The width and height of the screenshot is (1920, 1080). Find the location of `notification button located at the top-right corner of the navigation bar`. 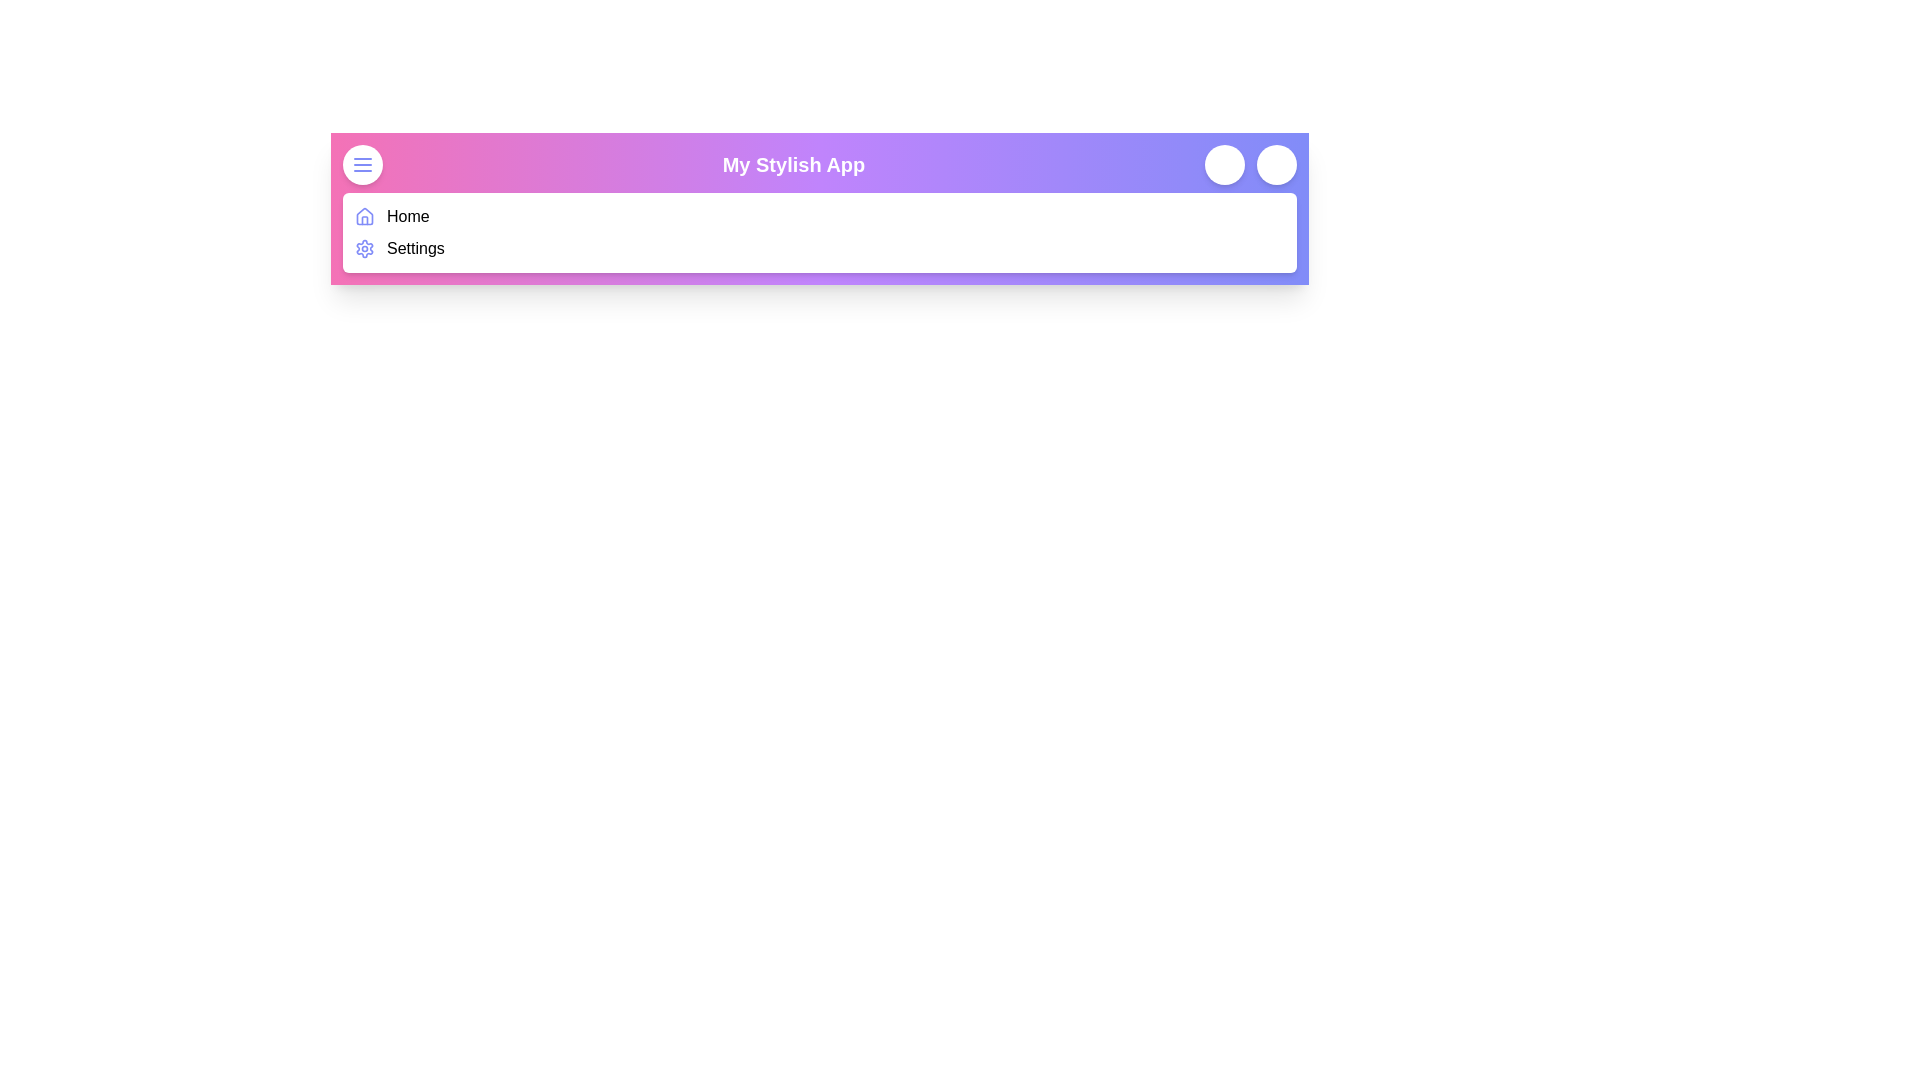

notification button located at the top-right corner of the navigation bar is located at coordinates (1223, 164).